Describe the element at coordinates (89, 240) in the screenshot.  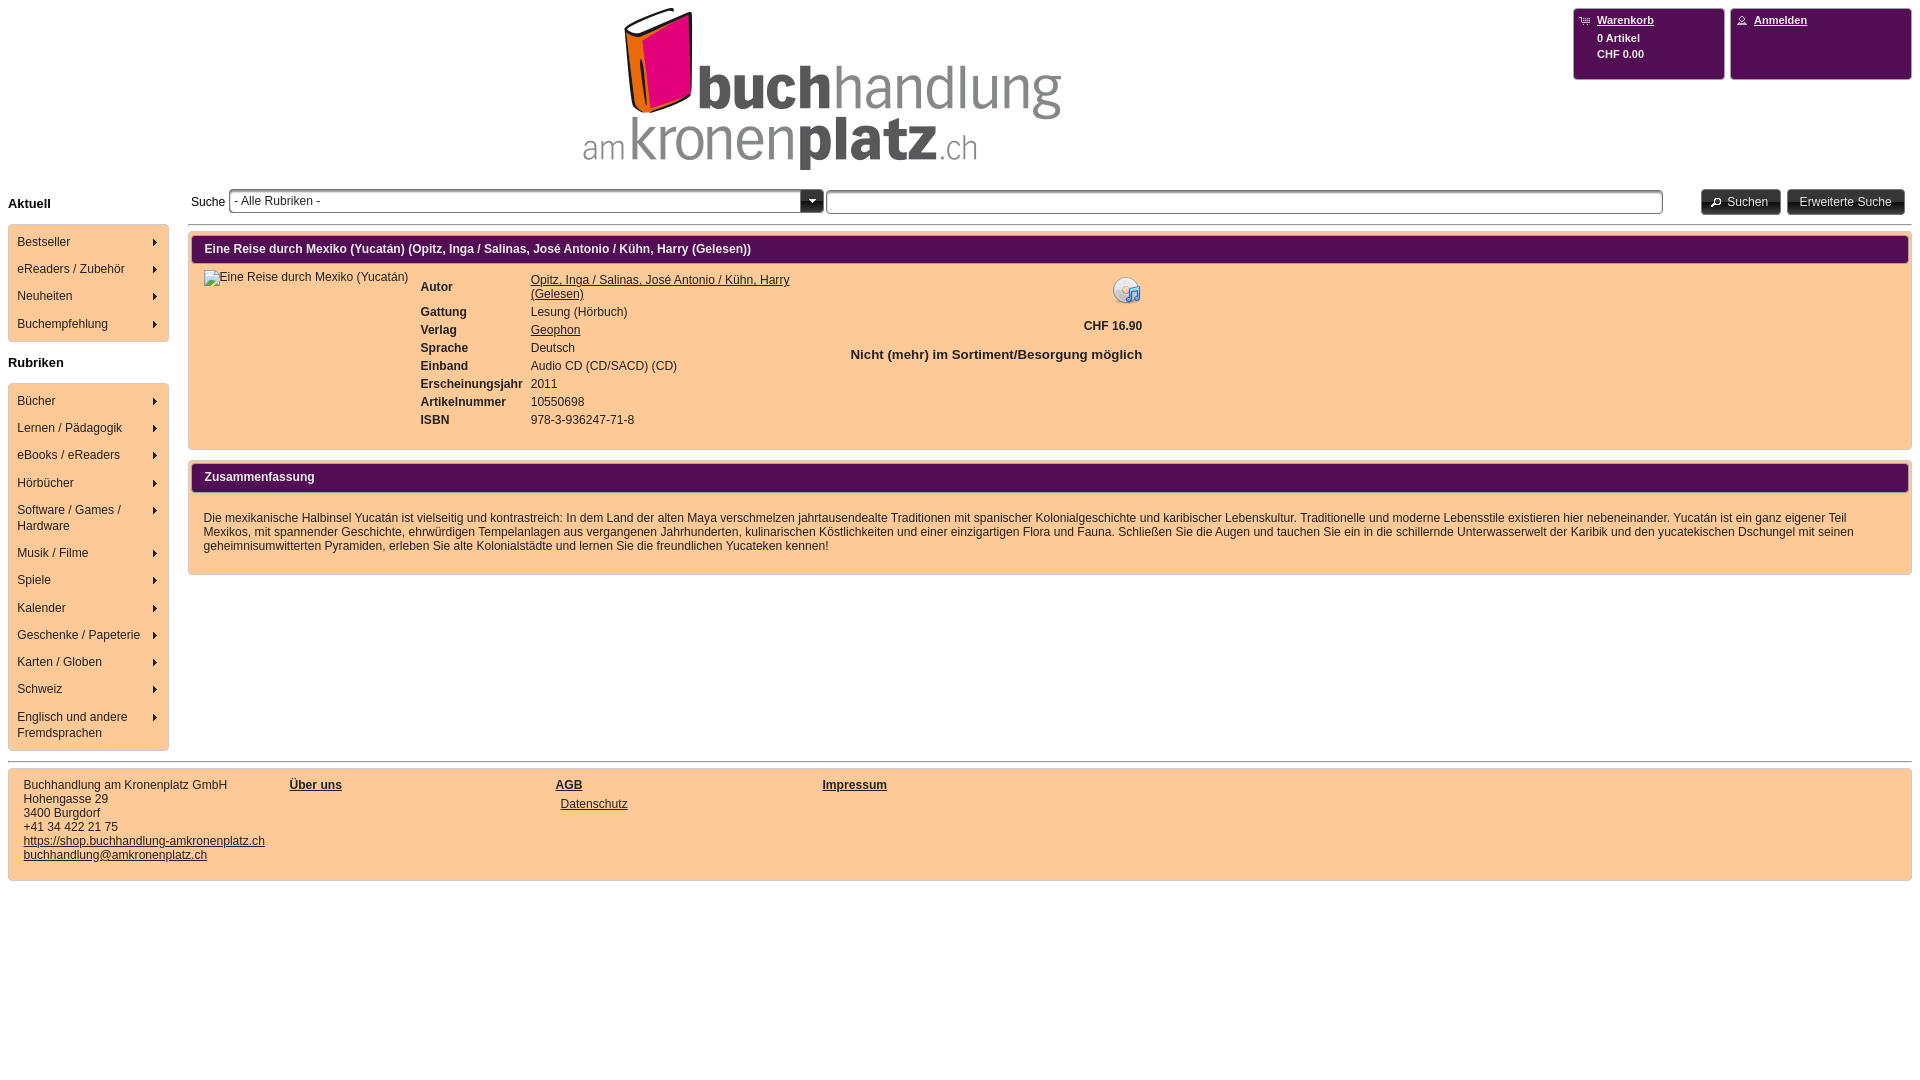
I see `'Bestseller'` at that location.